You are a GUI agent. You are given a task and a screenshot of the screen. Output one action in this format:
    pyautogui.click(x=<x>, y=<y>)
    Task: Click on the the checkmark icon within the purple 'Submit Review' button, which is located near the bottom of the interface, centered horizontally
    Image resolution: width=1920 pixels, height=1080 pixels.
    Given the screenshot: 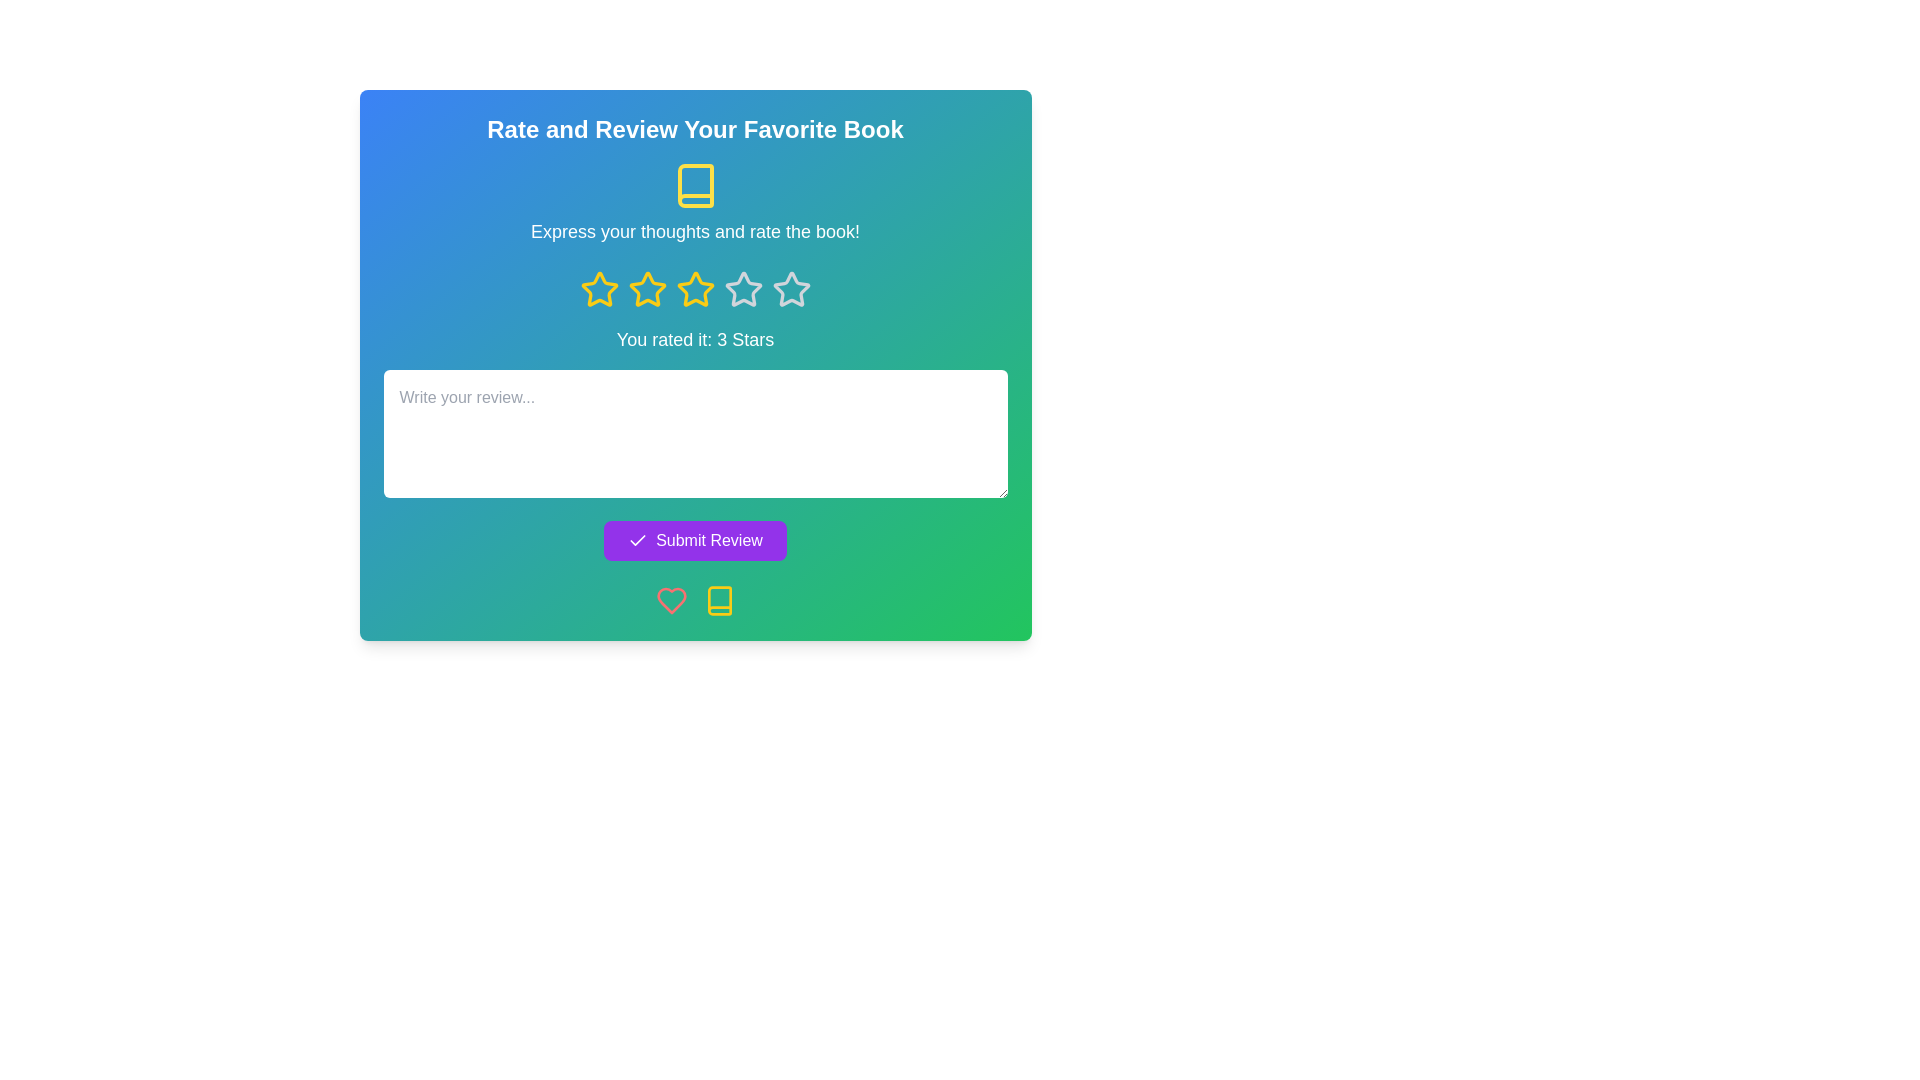 What is the action you would take?
    pyautogui.click(x=637, y=540)
    